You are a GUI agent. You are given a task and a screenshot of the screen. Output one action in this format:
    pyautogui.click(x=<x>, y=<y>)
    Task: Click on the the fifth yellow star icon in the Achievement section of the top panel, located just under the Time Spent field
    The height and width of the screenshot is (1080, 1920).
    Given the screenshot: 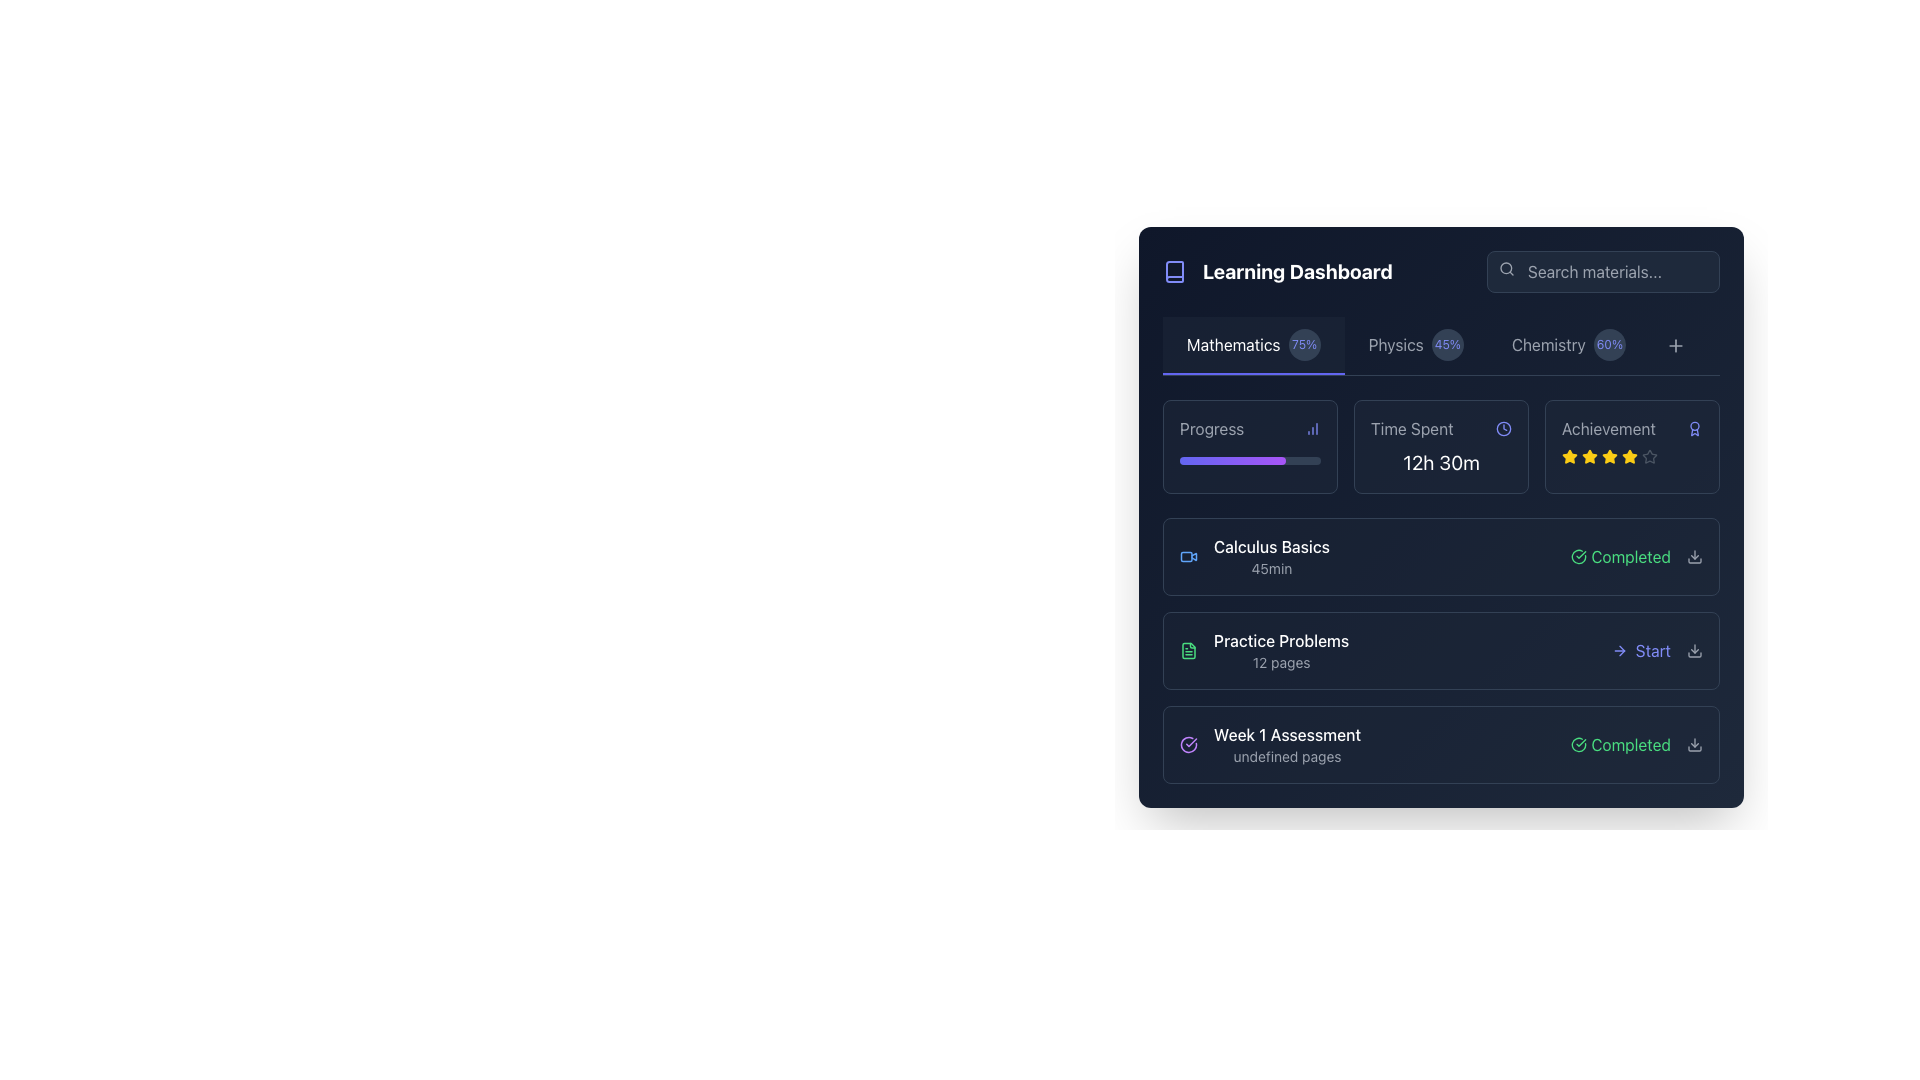 What is the action you would take?
    pyautogui.click(x=1630, y=456)
    